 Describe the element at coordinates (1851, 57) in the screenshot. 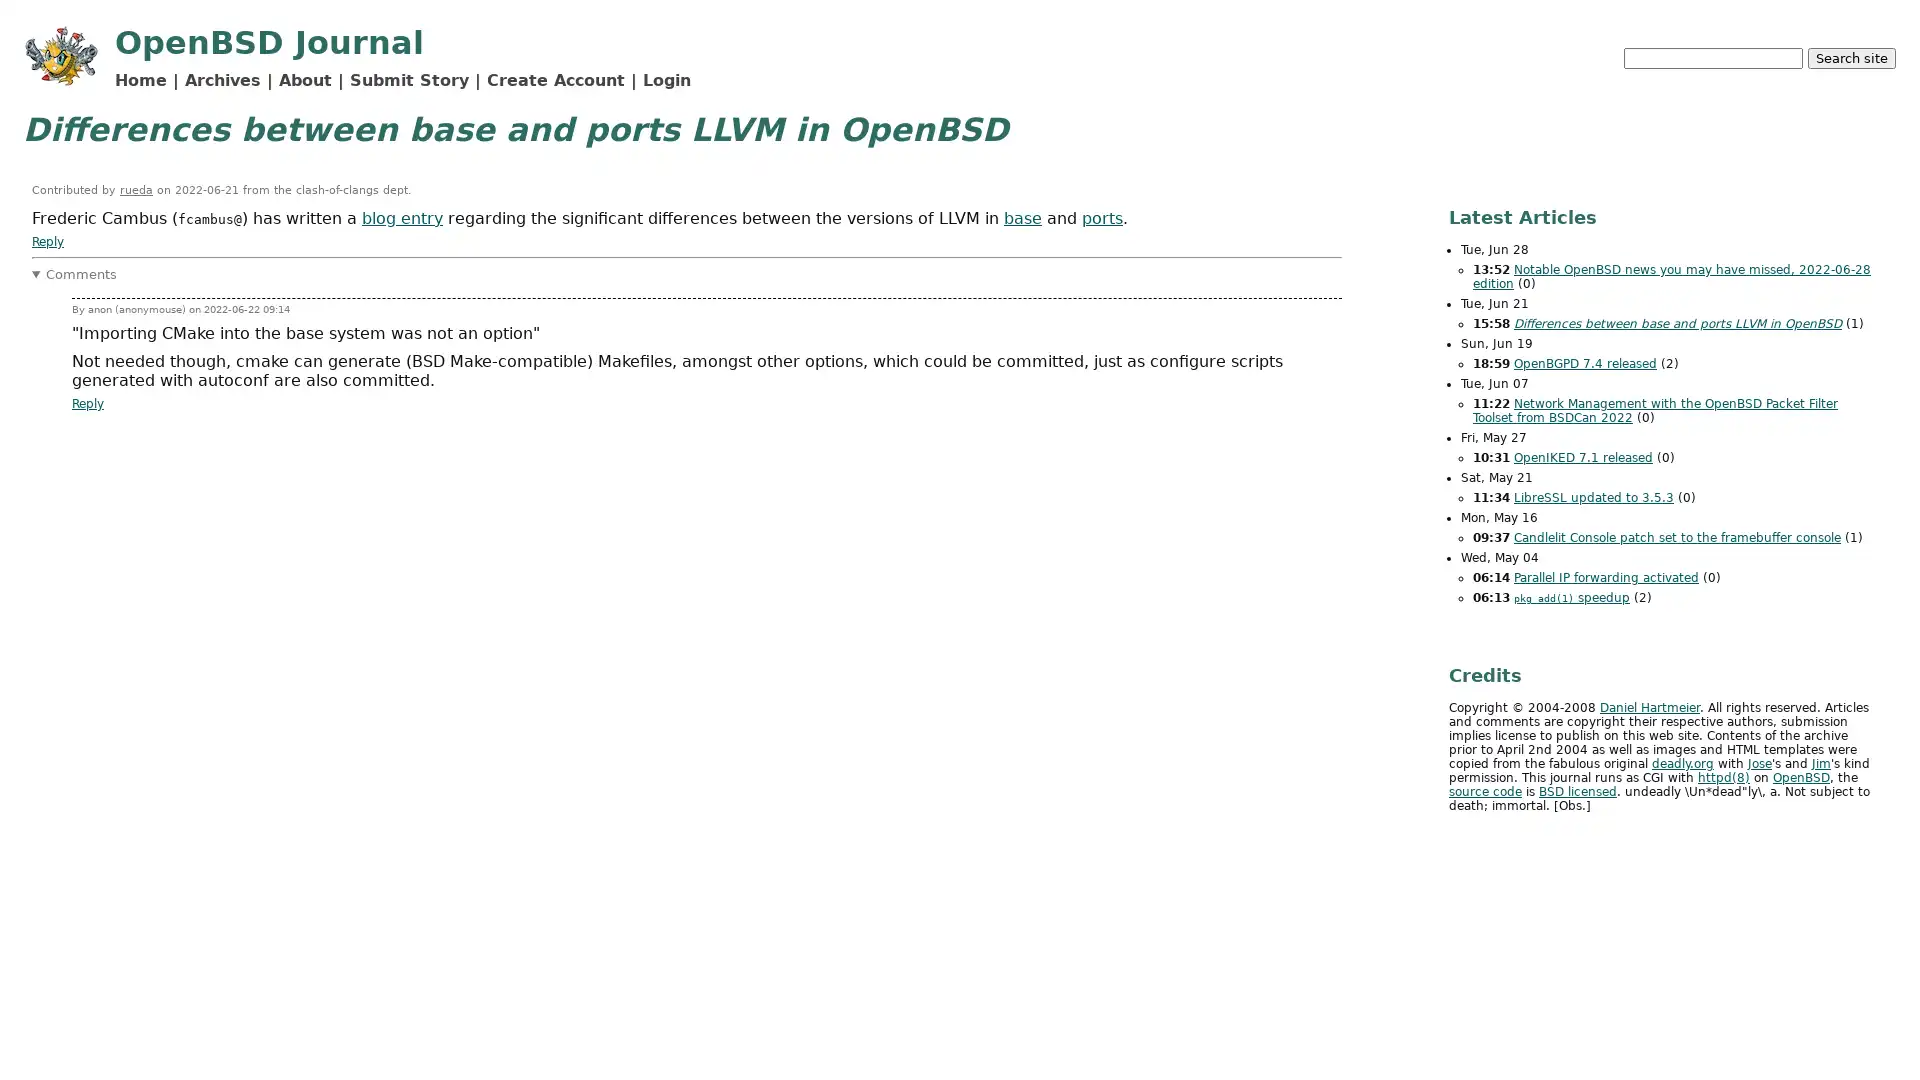

I see `Search site` at that location.